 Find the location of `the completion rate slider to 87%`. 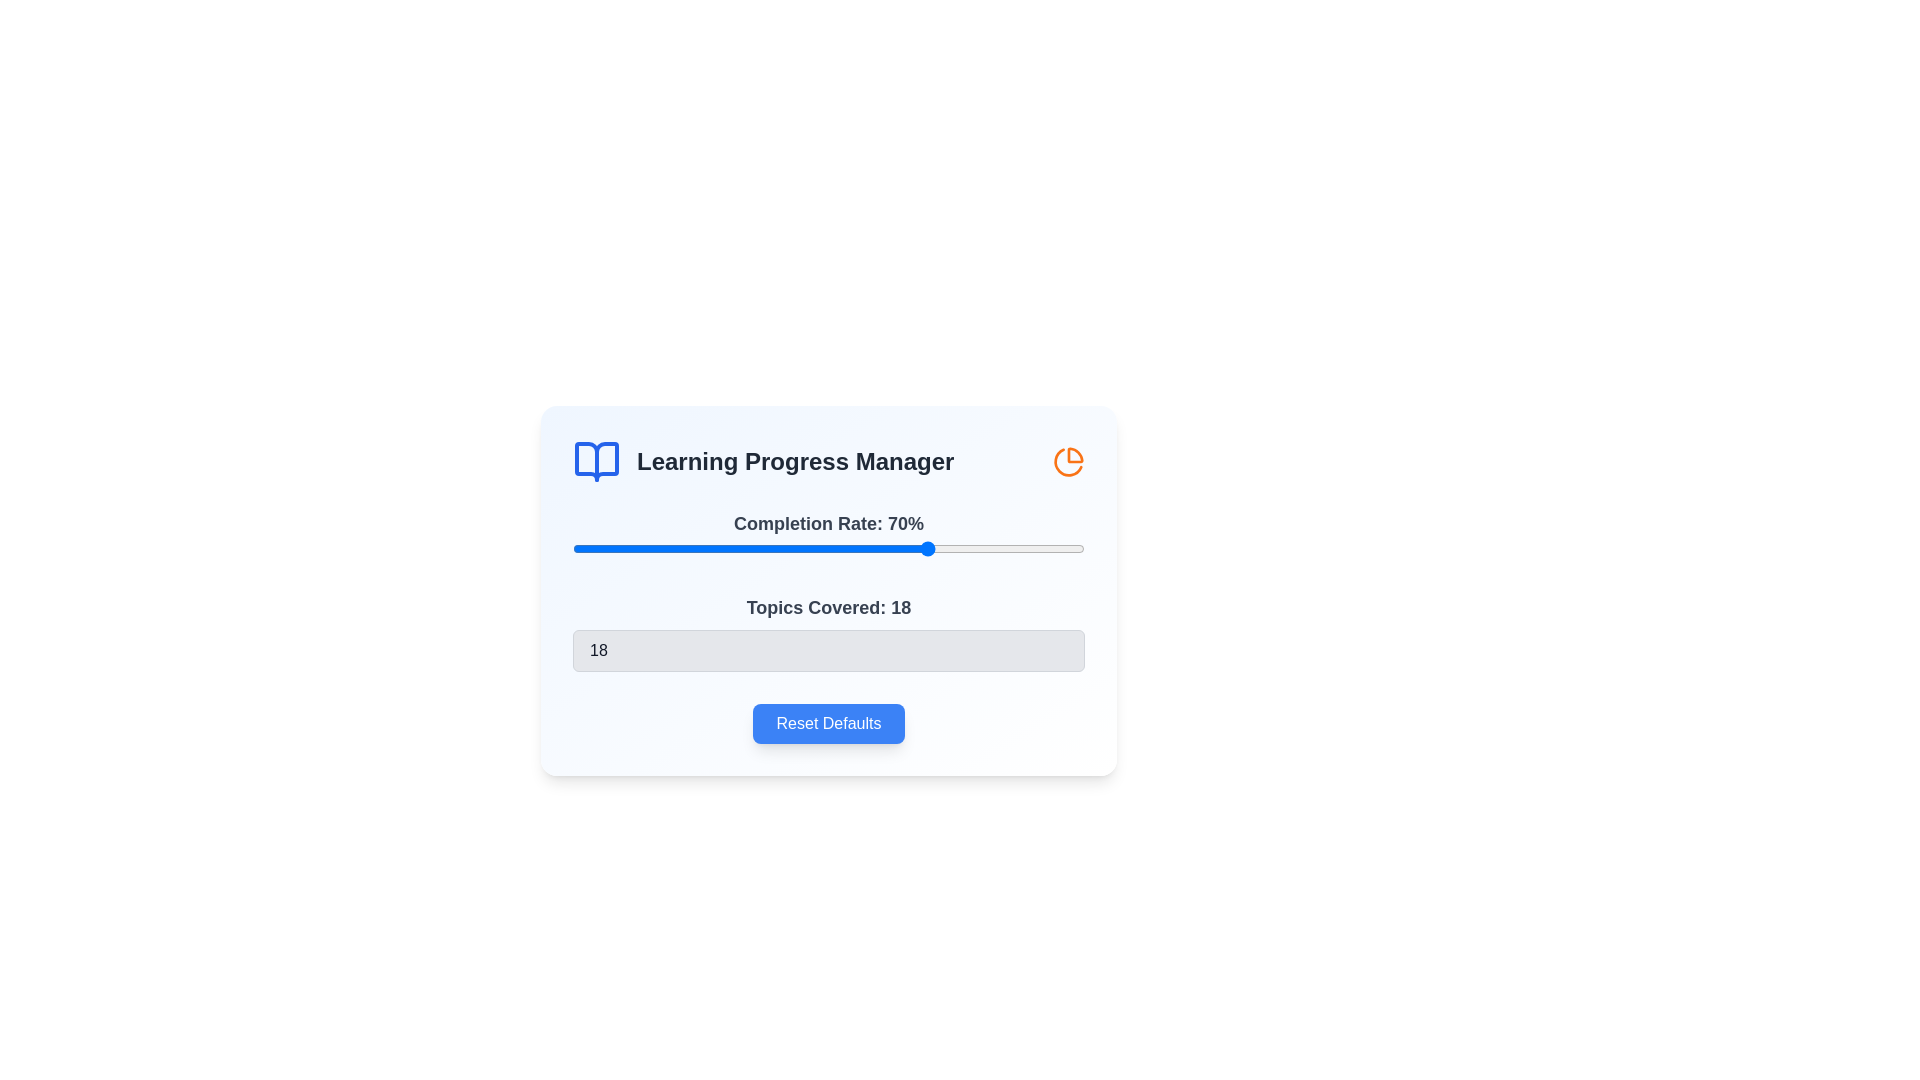

the completion rate slider to 87% is located at coordinates (1018, 548).